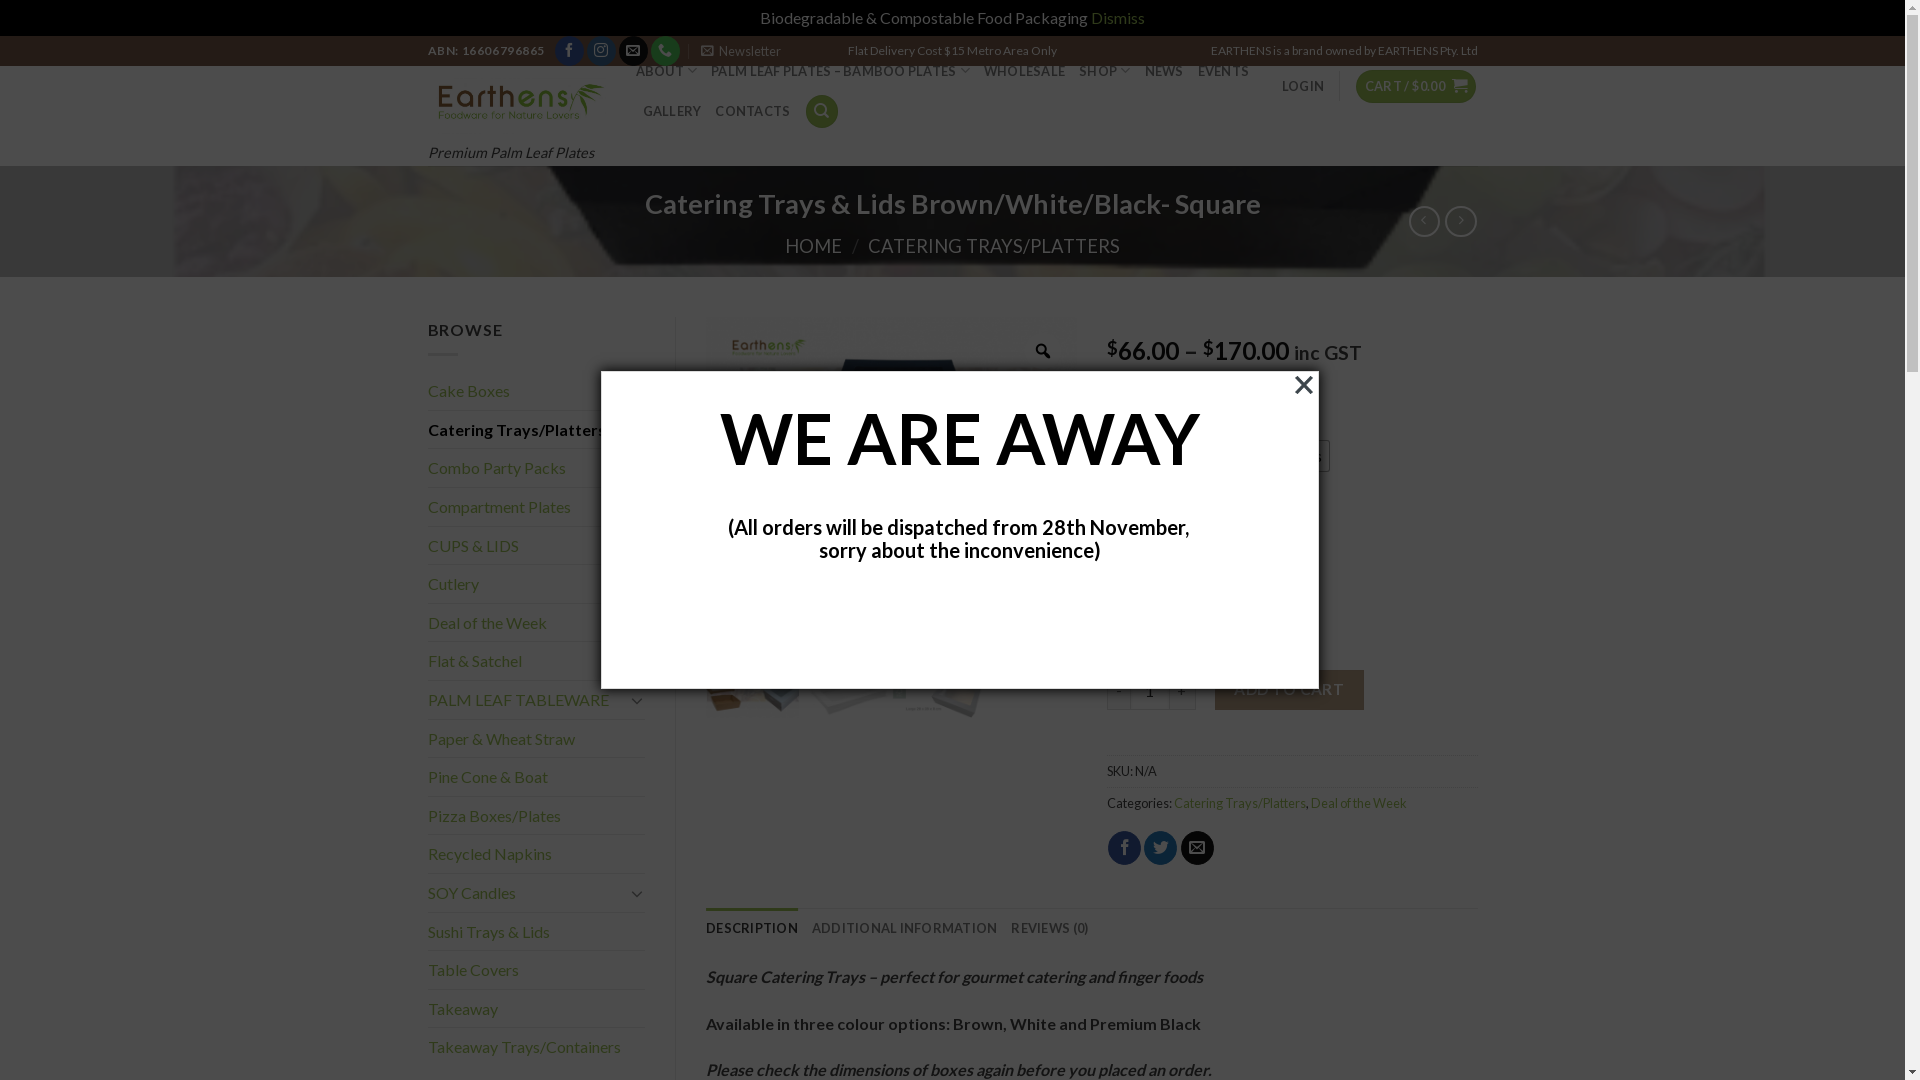 This screenshot has height=1080, width=1920. Describe the element at coordinates (537, 583) in the screenshot. I see `'Cutlery'` at that location.